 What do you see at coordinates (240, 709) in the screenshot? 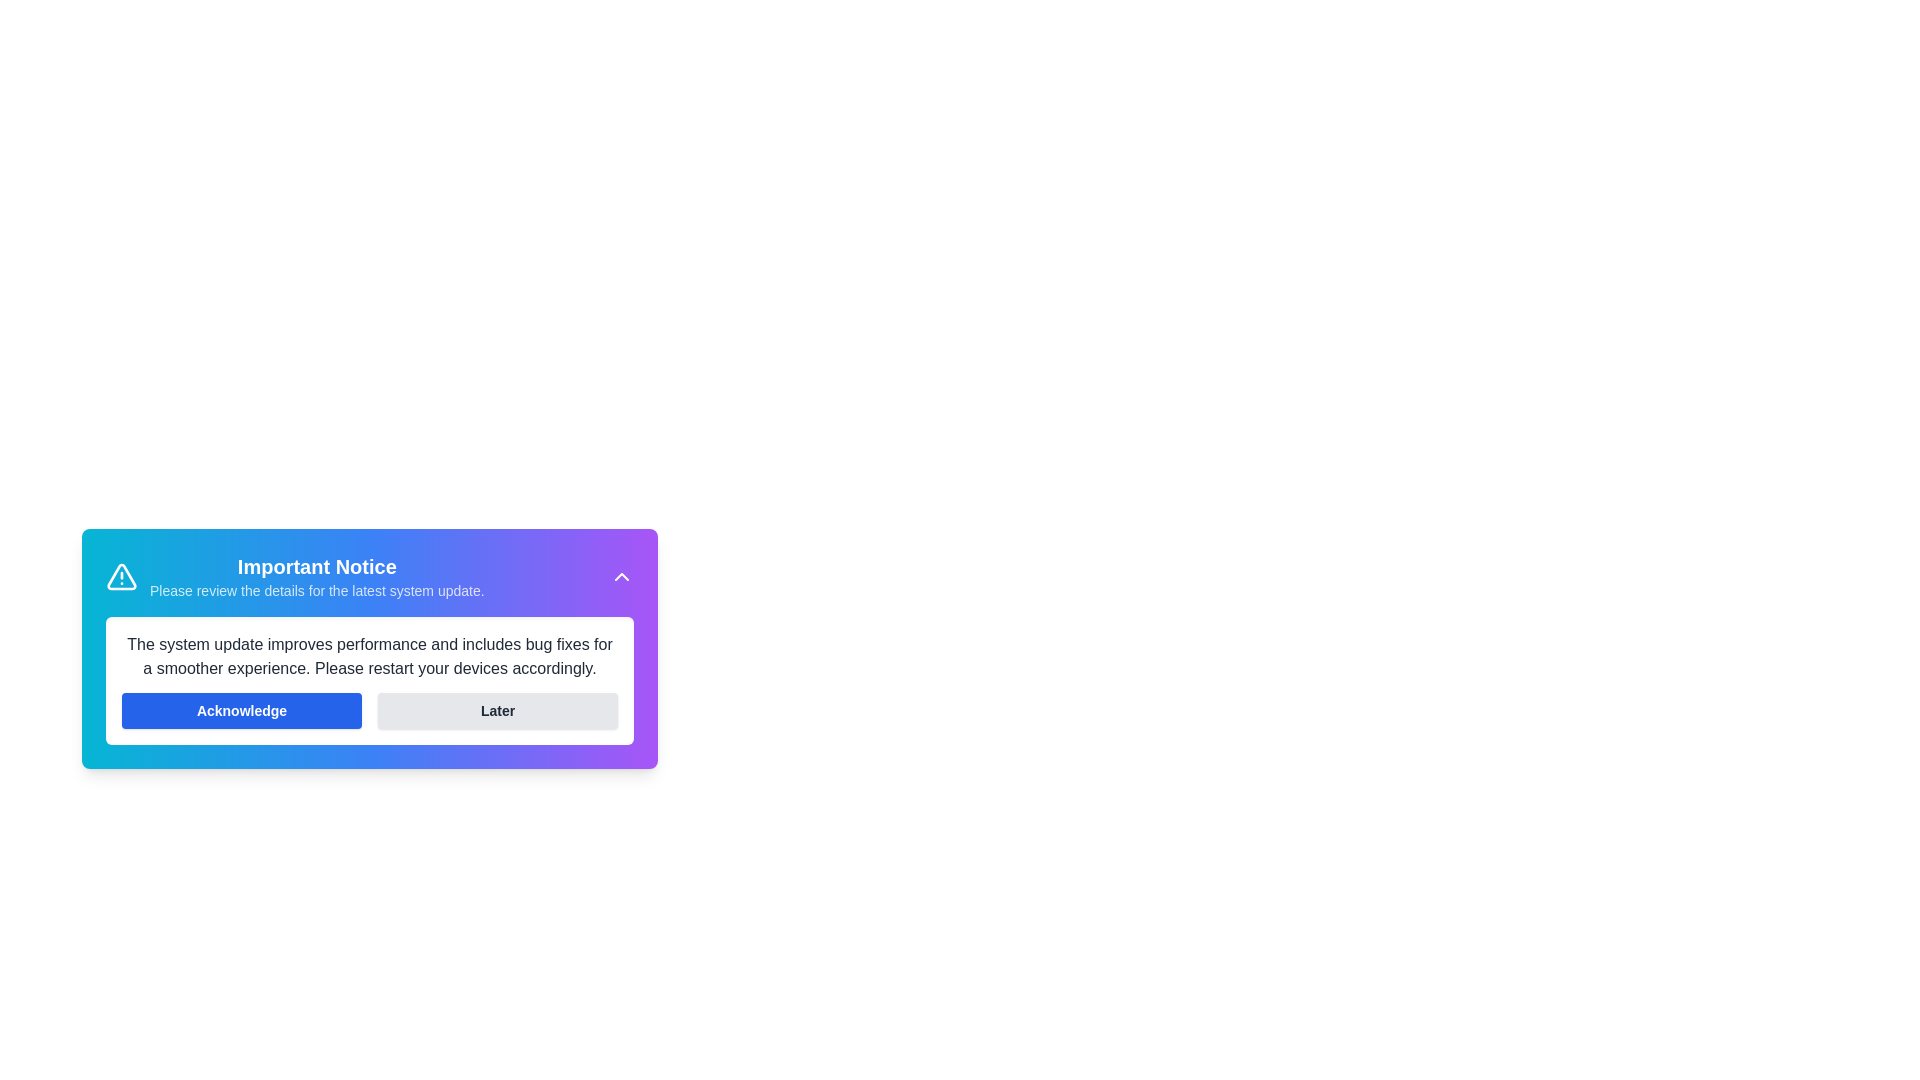
I see `the 'Acknowledge' button to confirm the alert` at bounding box center [240, 709].